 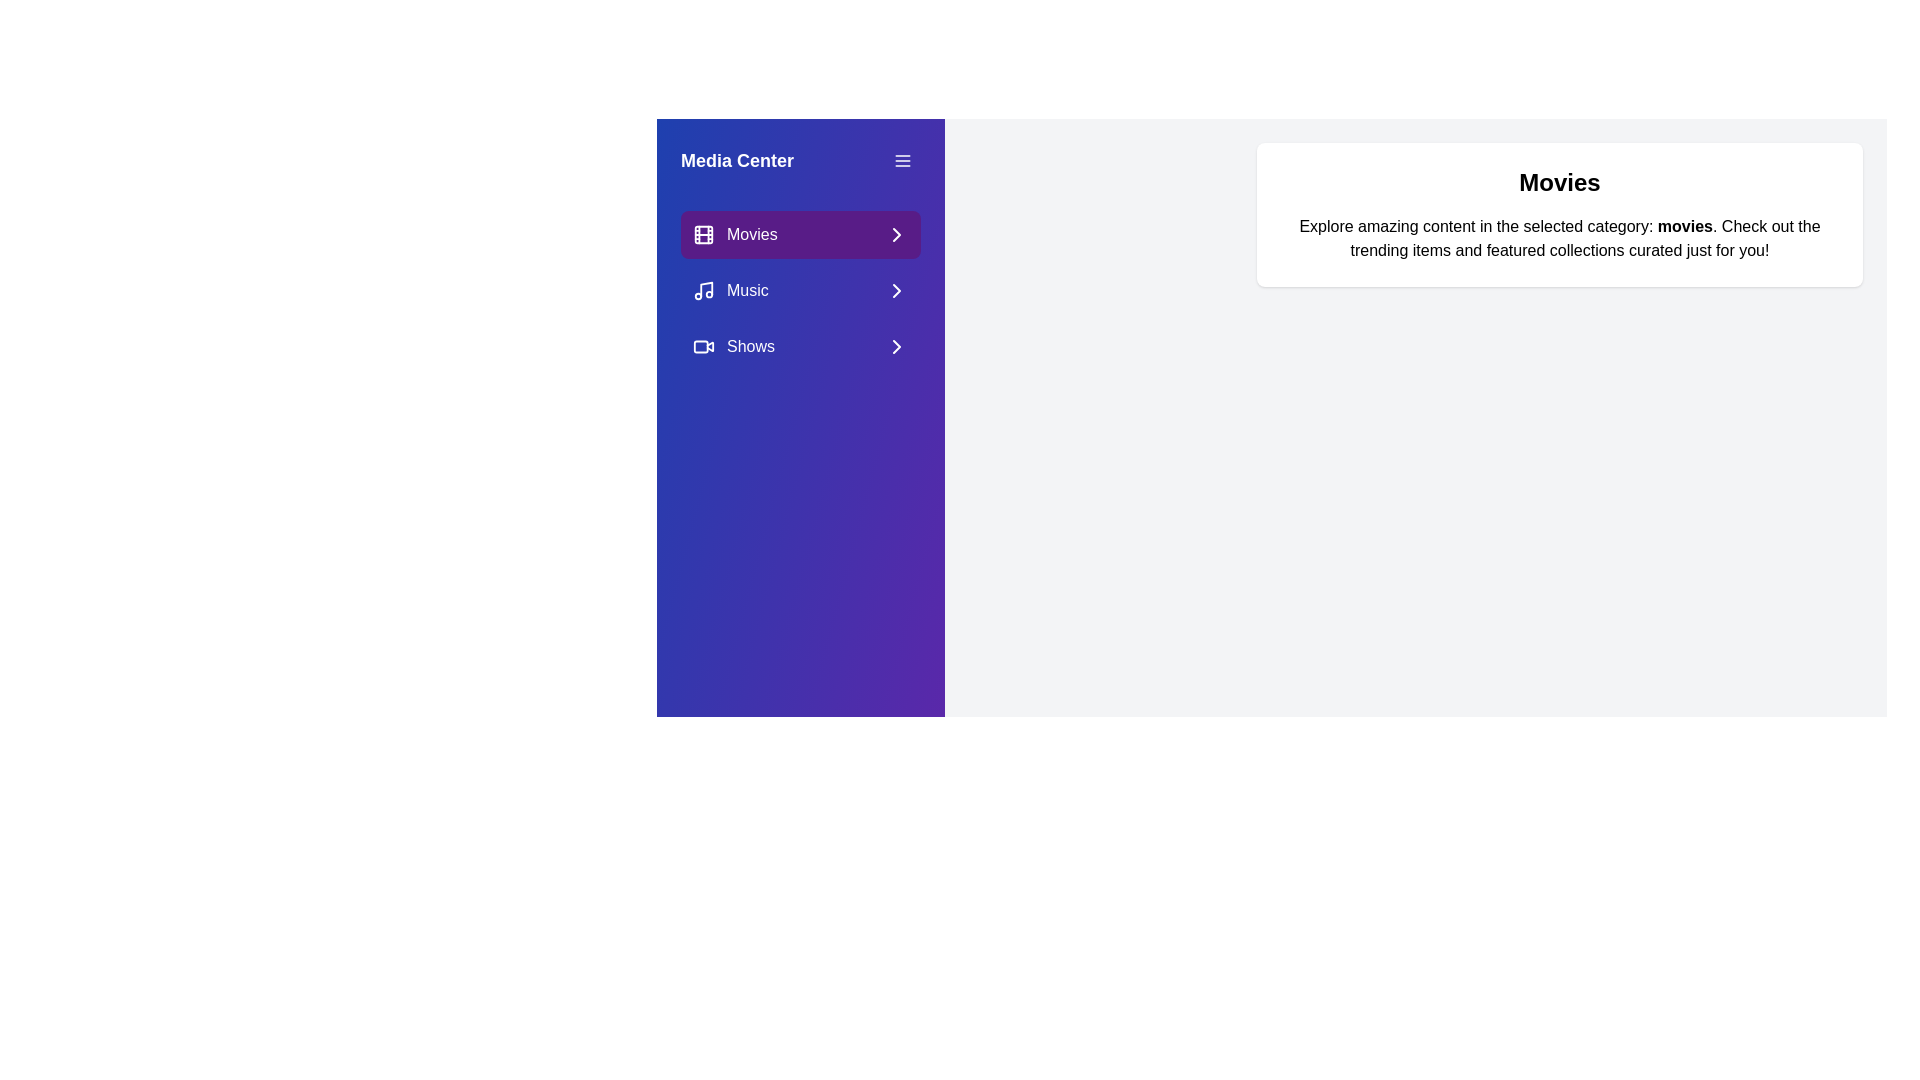 What do you see at coordinates (896, 290) in the screenshot?
I see `the second chevron icon to the right of the 'Music' text label in the vertical list on the left-side navigation panel` at bounding box center [896, 290].